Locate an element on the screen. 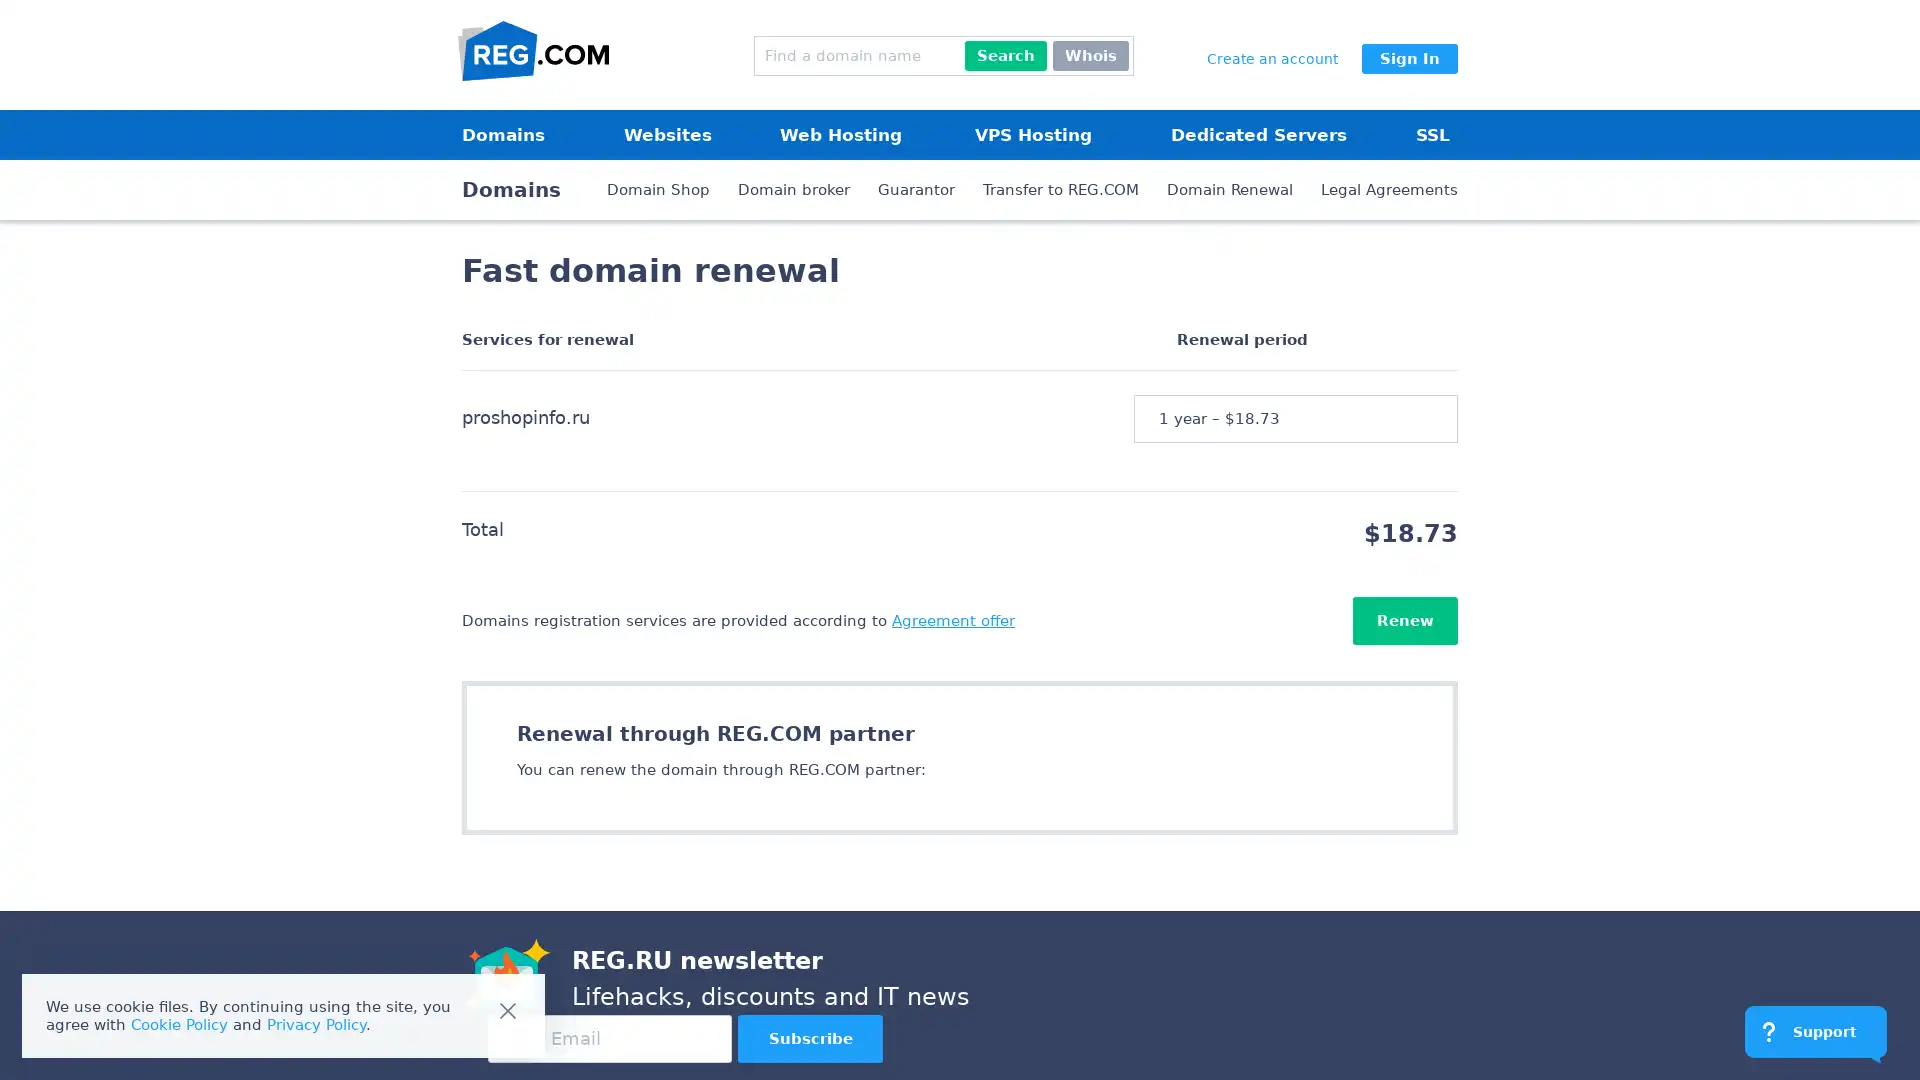 The width and height of the screenshot is (1920, 1080). Search is located at coordinates (1006, 55).